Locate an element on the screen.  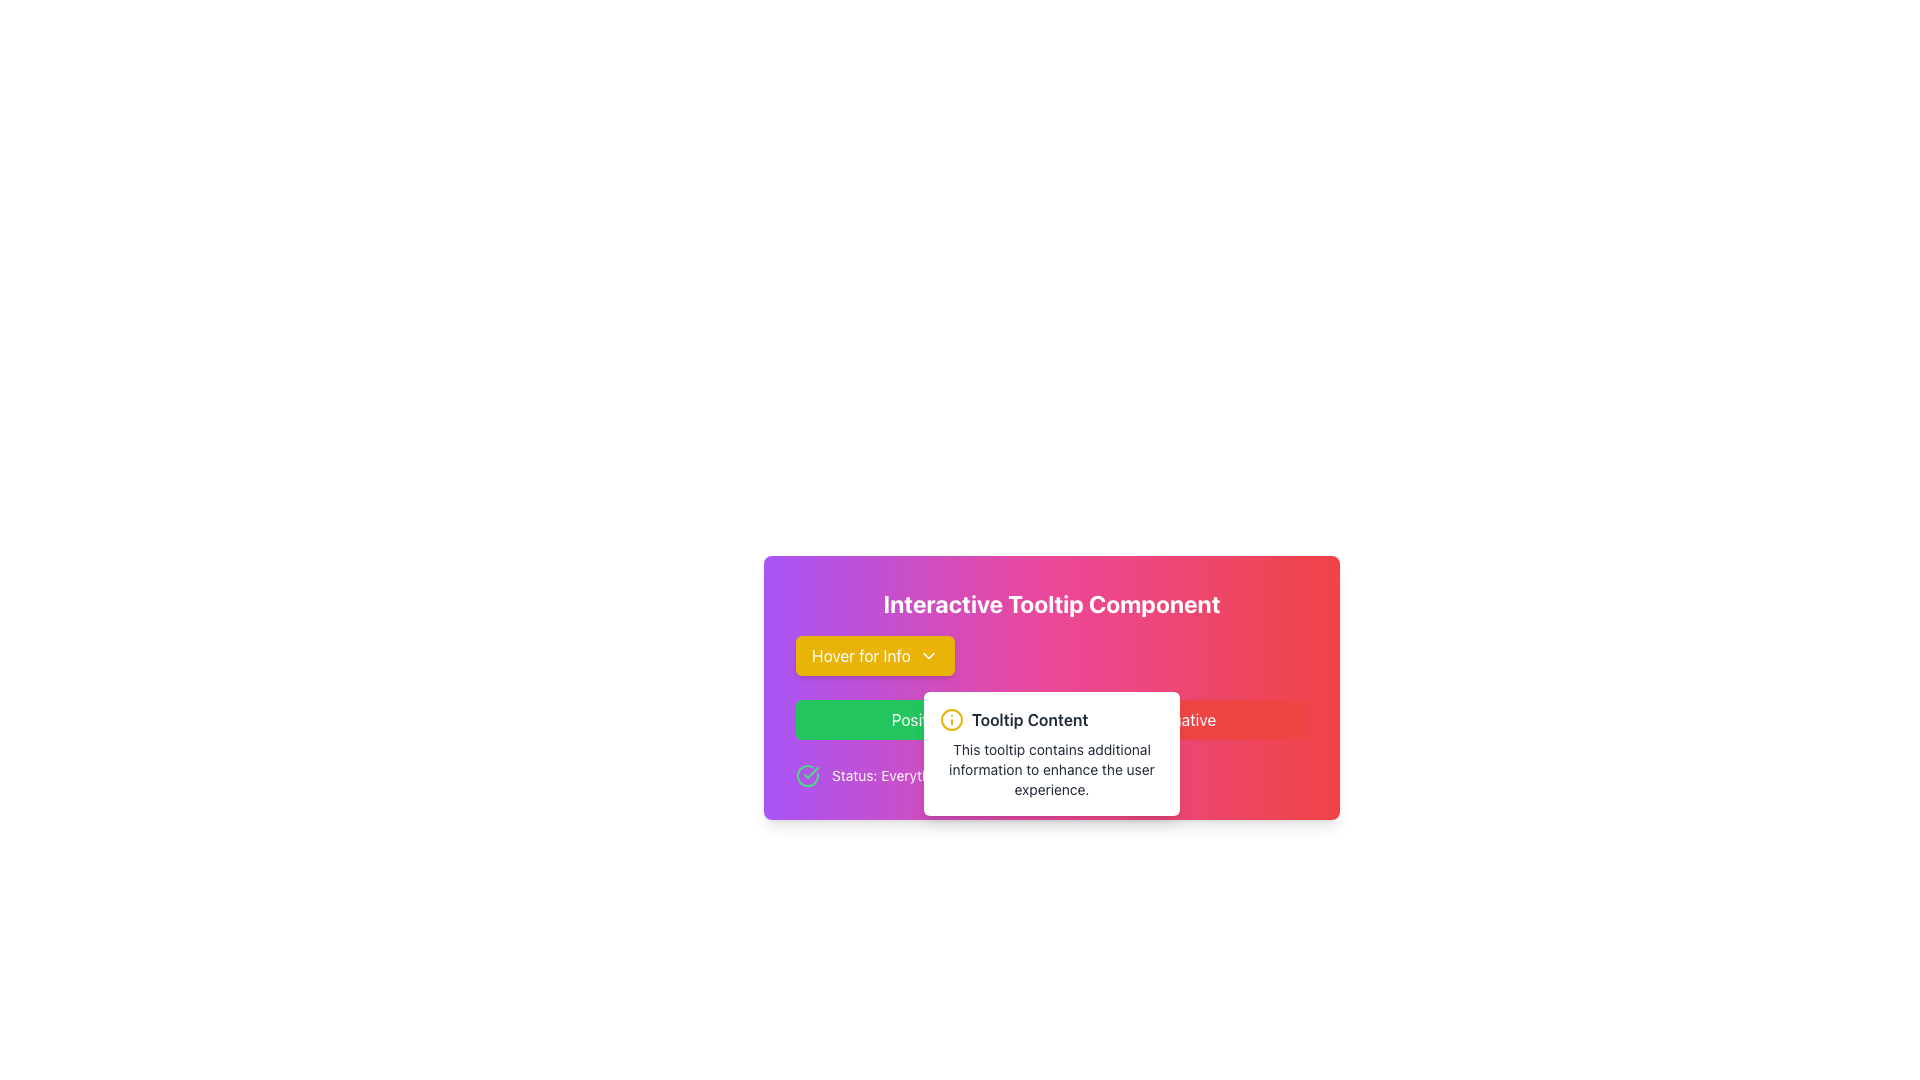
the 'Tooltip Content' text label in the tooltip box for better readability is located at coordinates (1050, 720).